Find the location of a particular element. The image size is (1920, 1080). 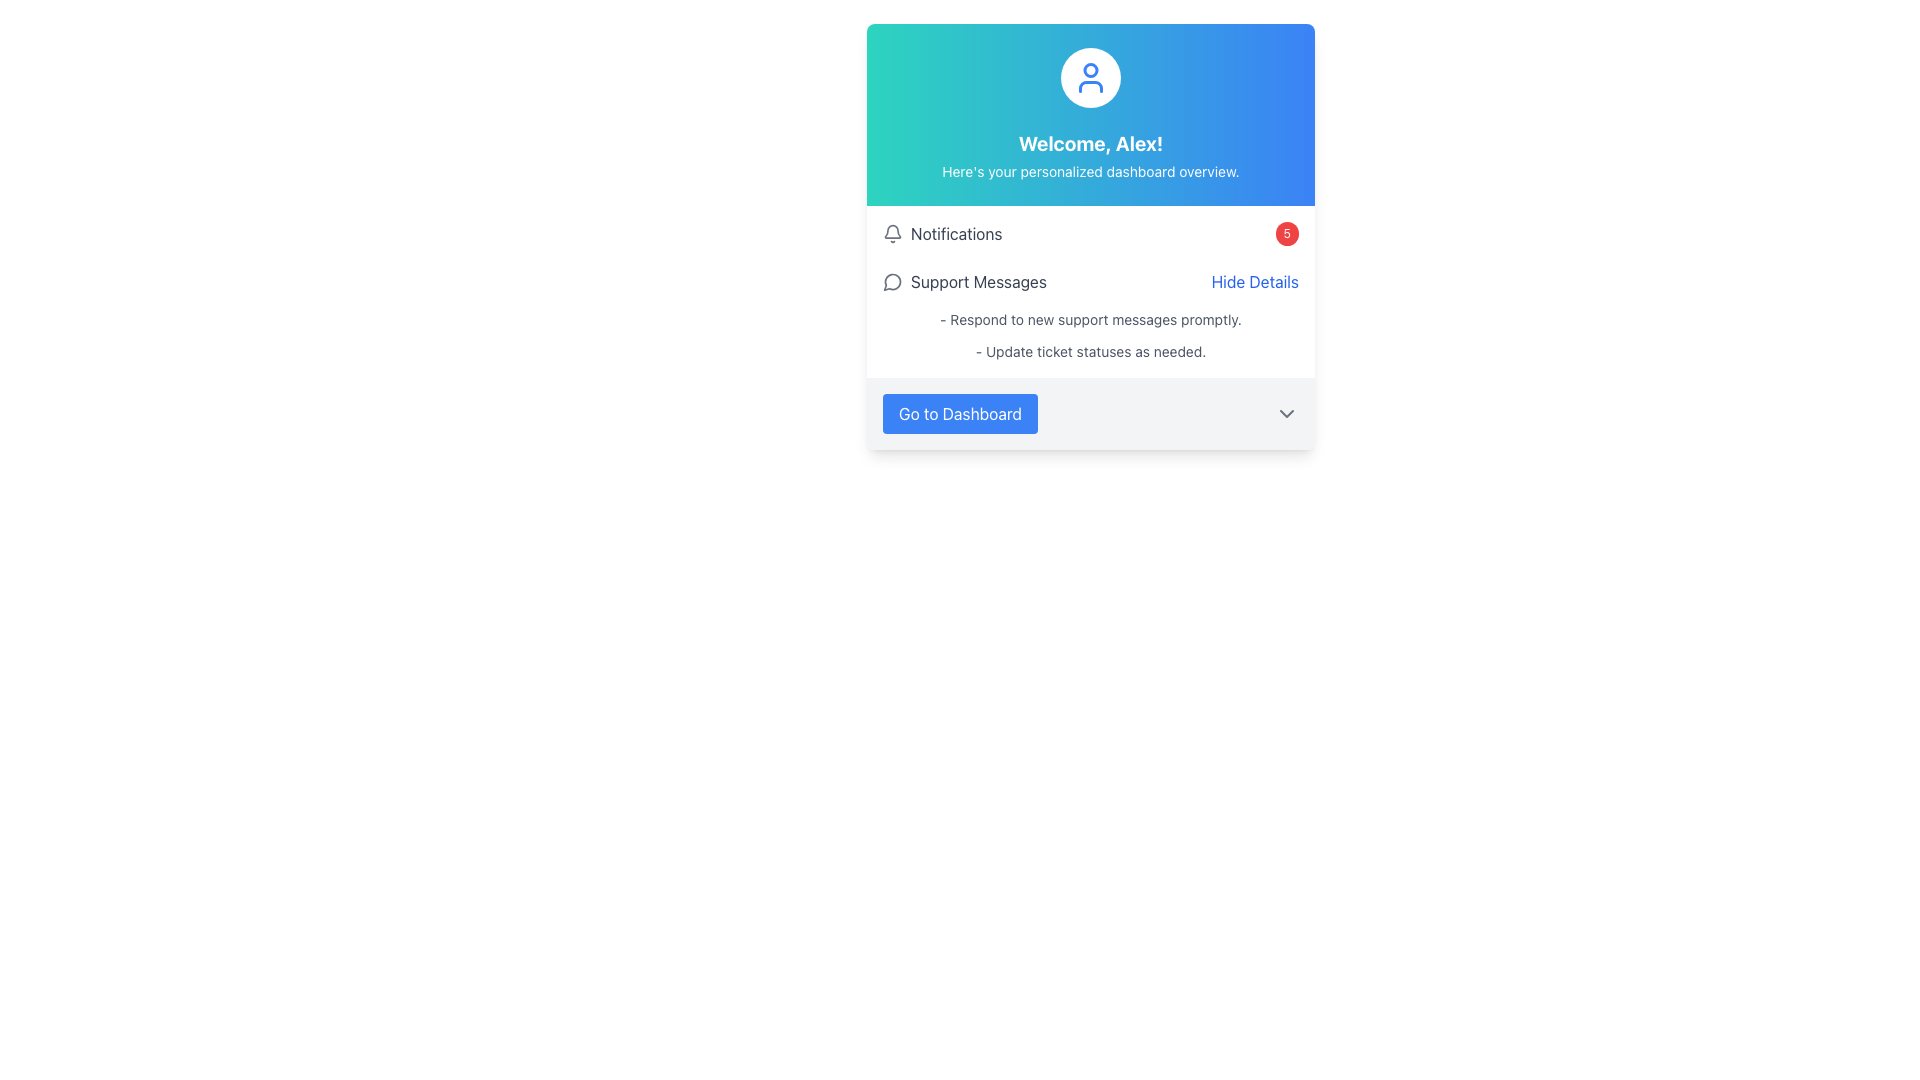

the personalized greeting text for user 'Alex', which is centrally located below the profile icon and above the dashboard overview text is located at coordinates (1089, 142).